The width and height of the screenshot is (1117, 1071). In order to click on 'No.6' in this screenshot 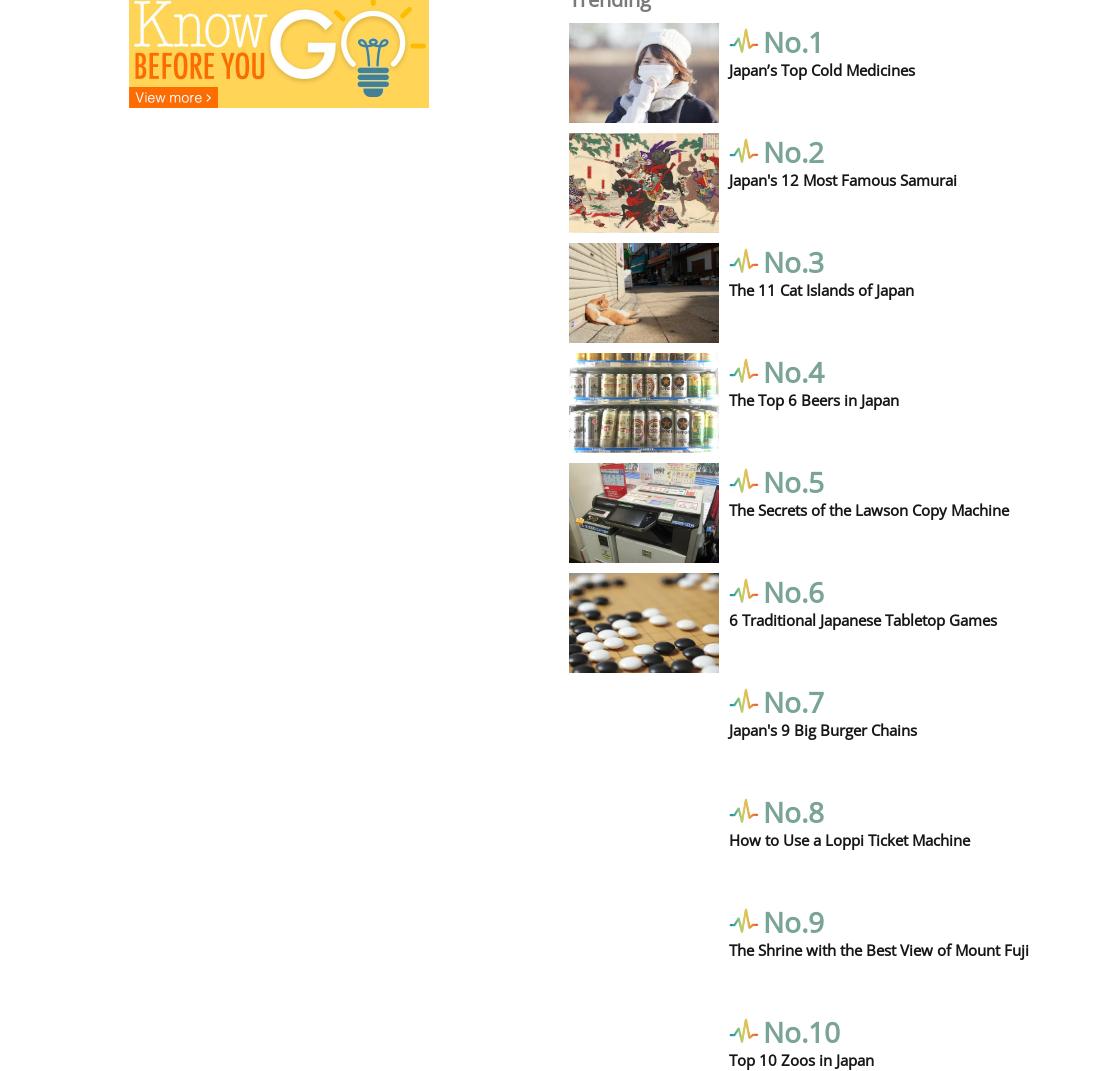, I will do `click(792, 590)`.